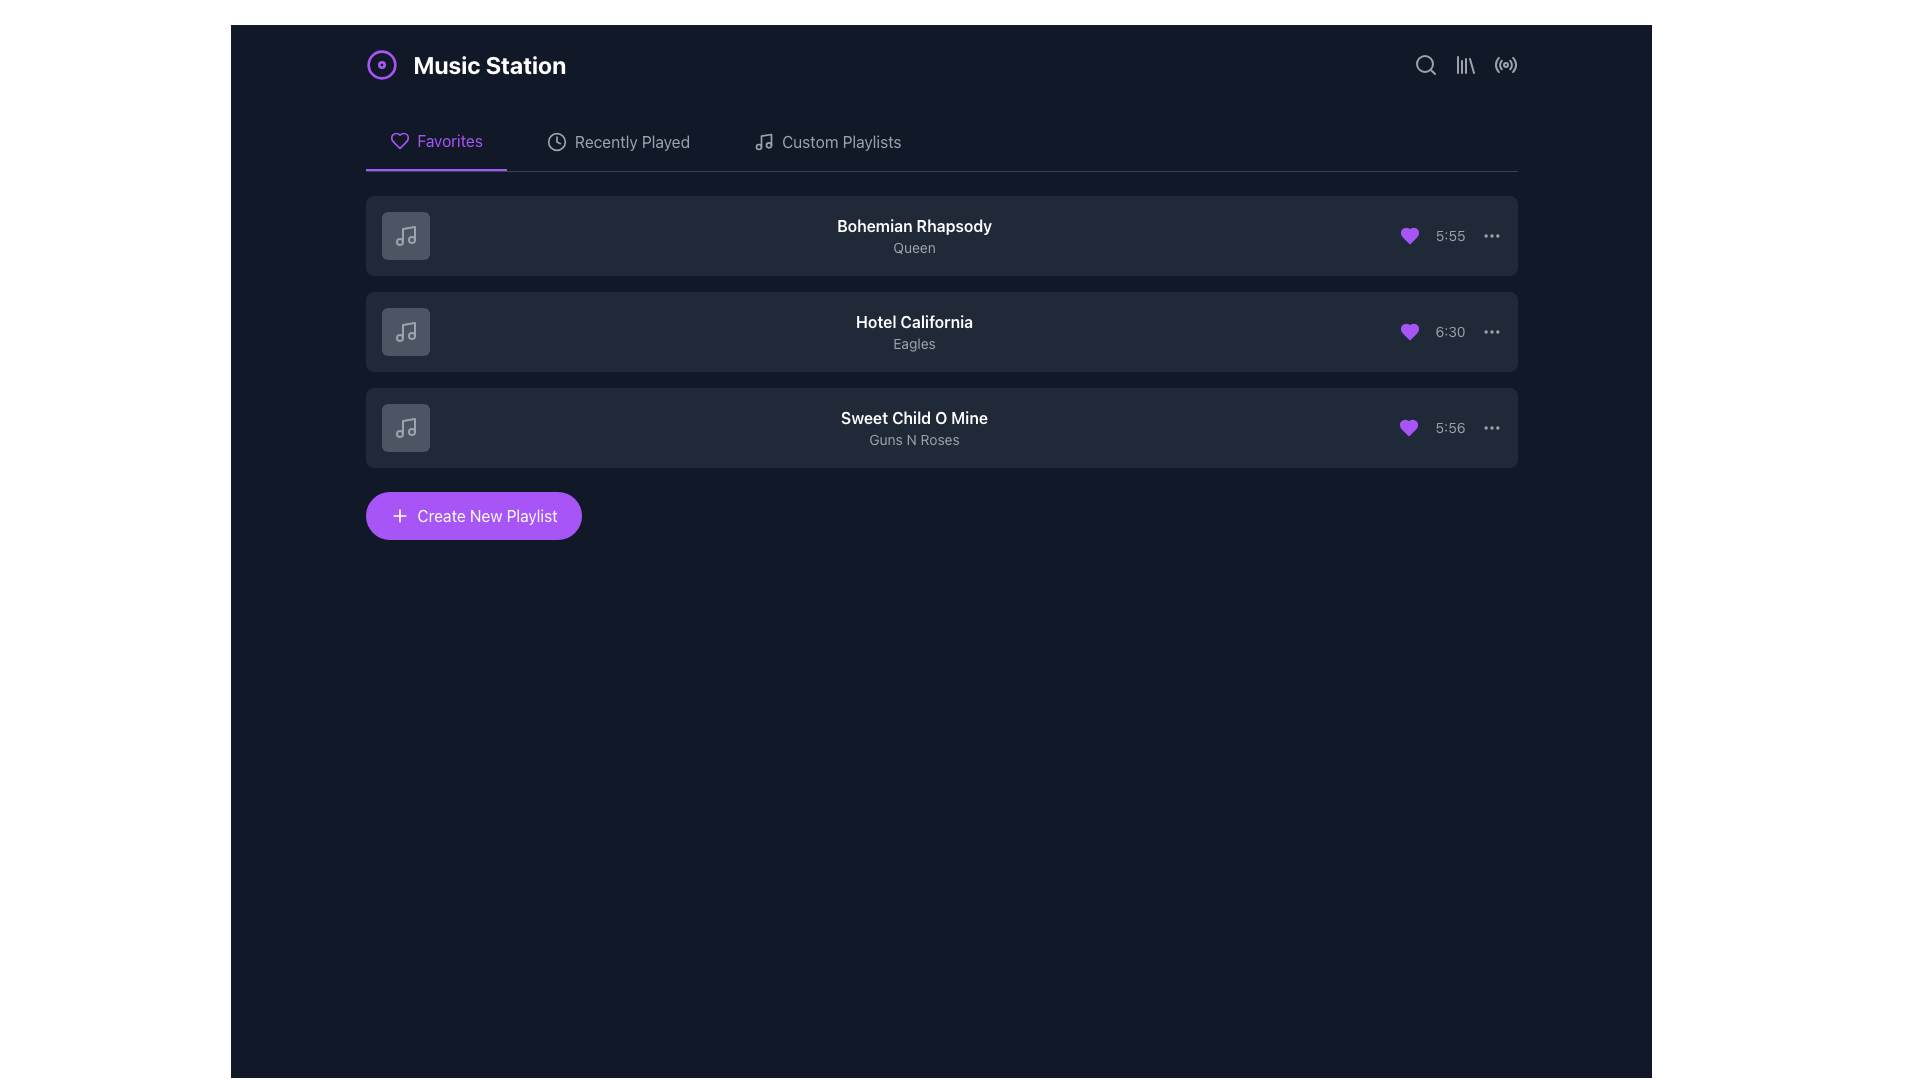  Describe the element at coordinates (913, 427) in the screenshot. I see `the Text Display that shows the title and artist of a music track in the Favorites section of the Music Station application, positioned in the third row under 'Bohemian Rhapsody' and 'Hotel California'` at that location.